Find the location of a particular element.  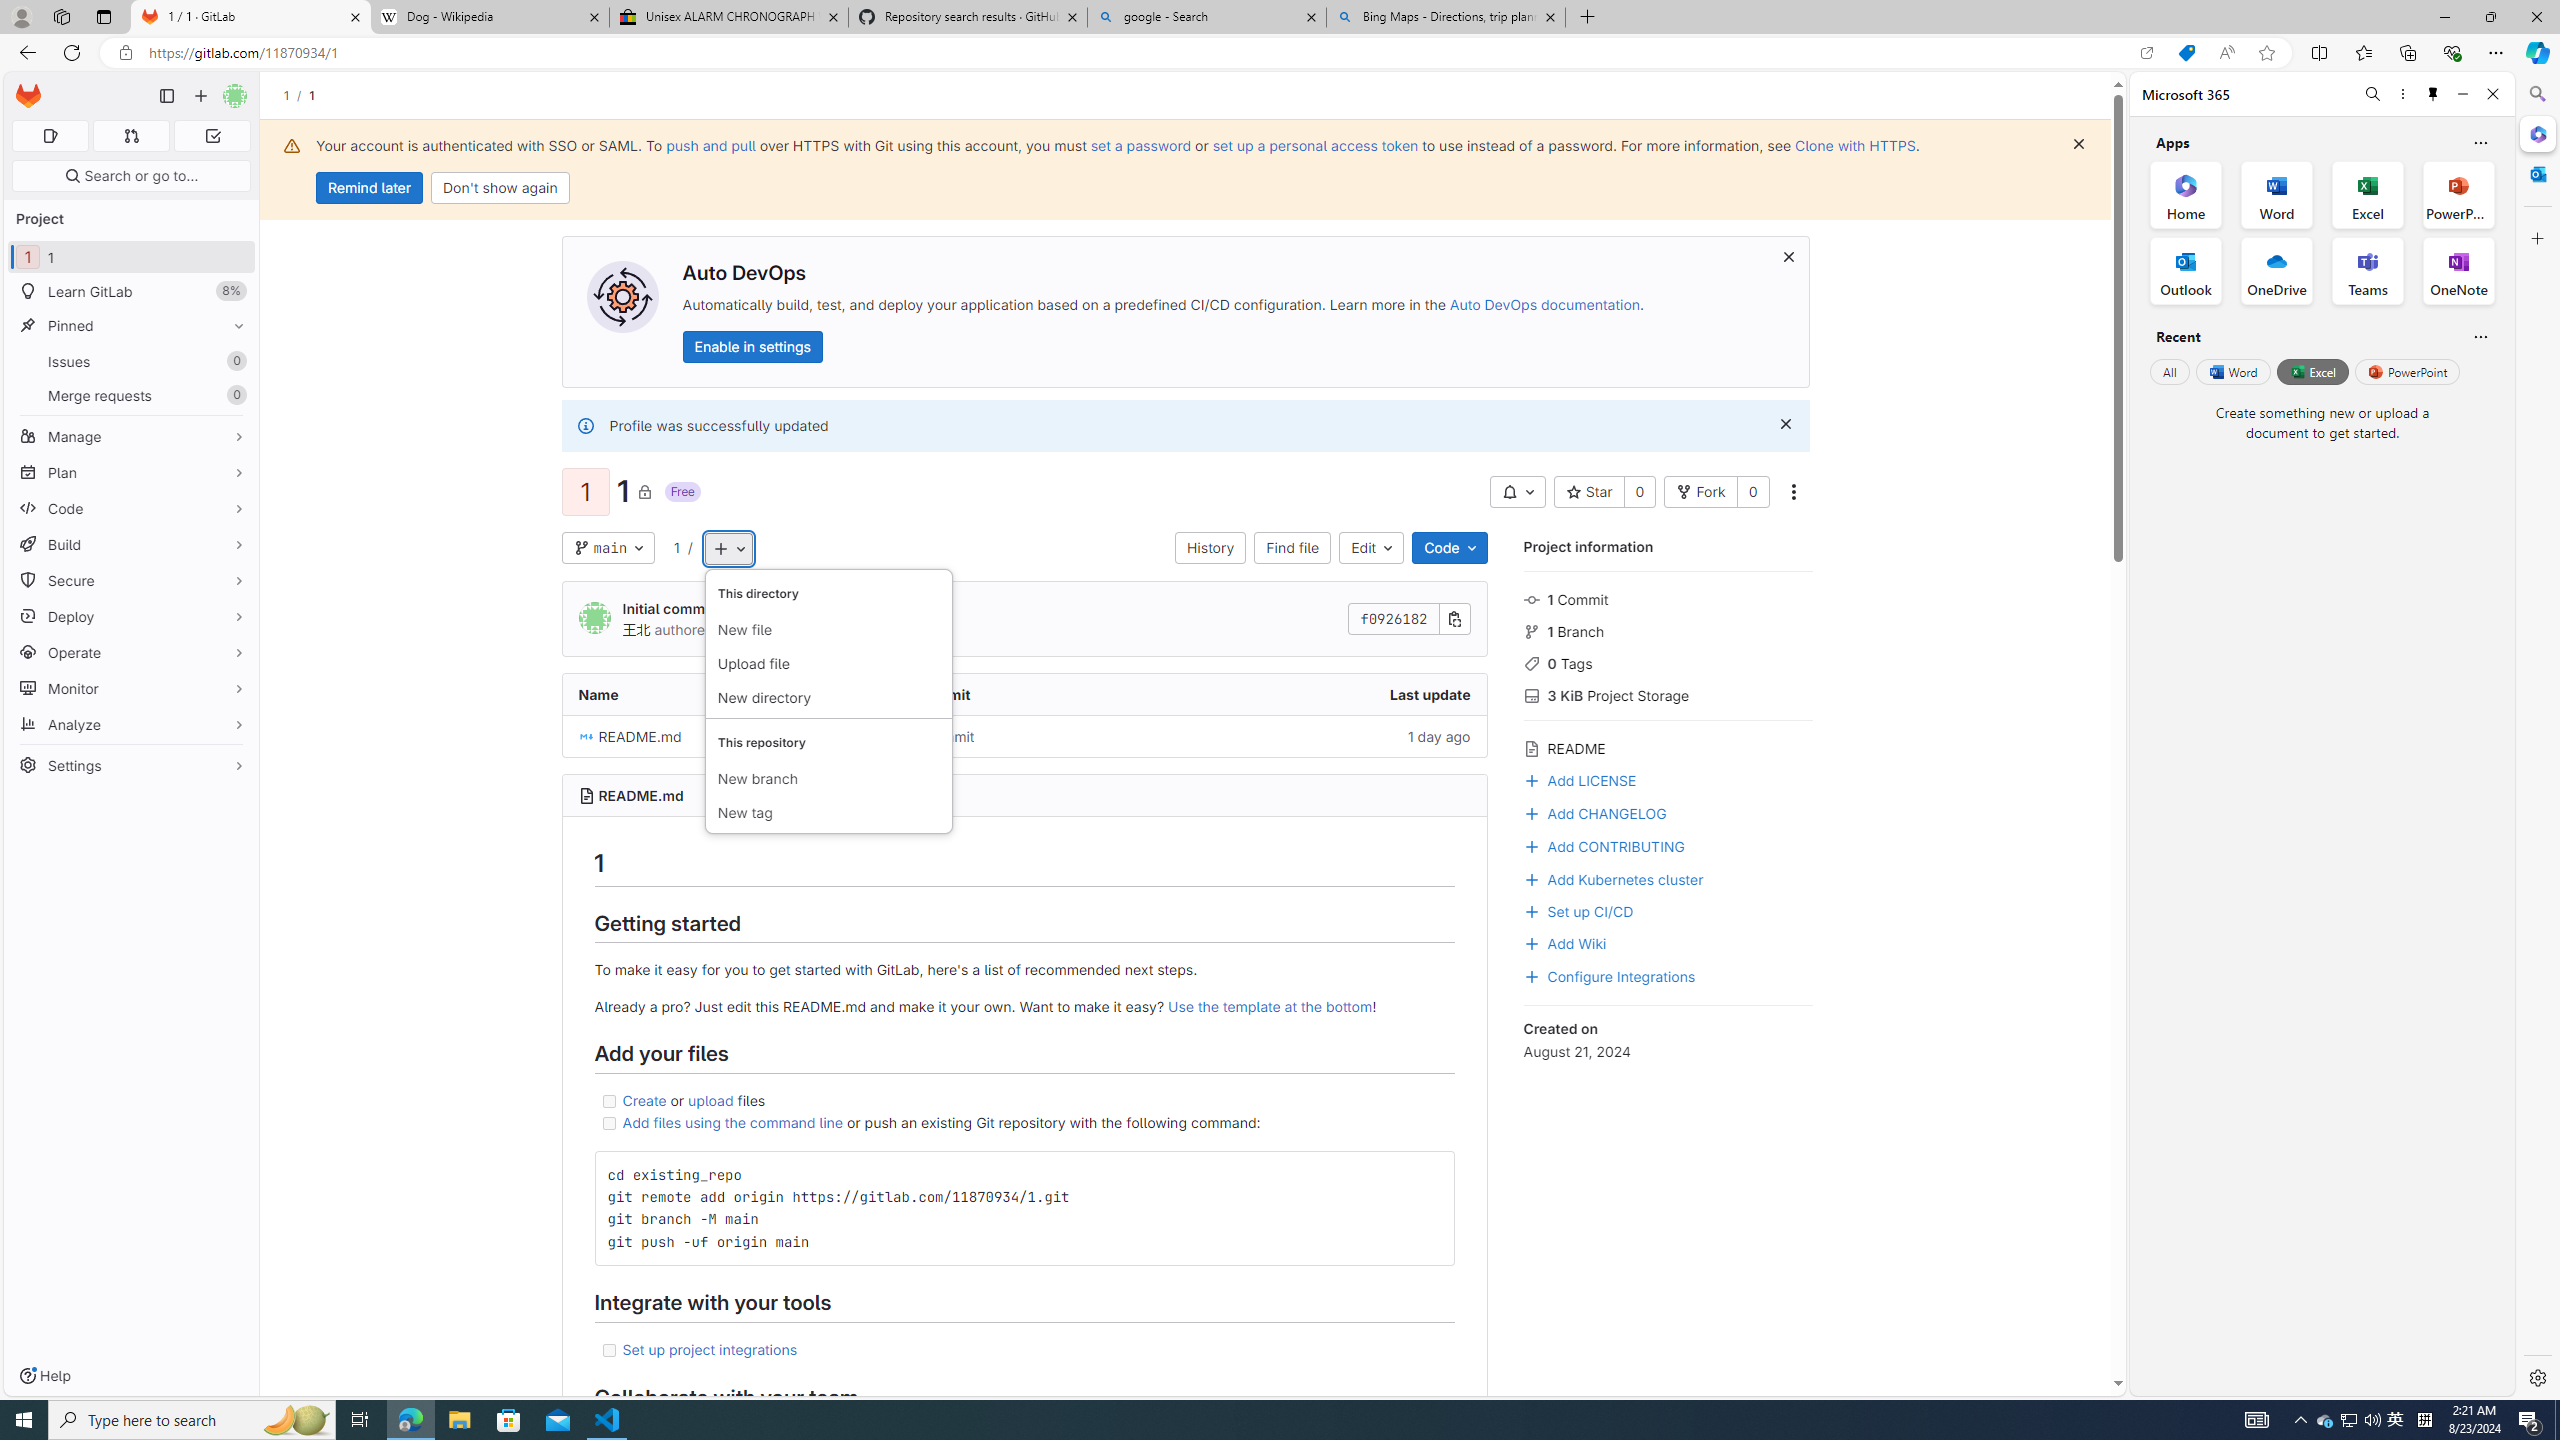

'New fileUpload fileNew directory' is located at coordinates (827, 644).